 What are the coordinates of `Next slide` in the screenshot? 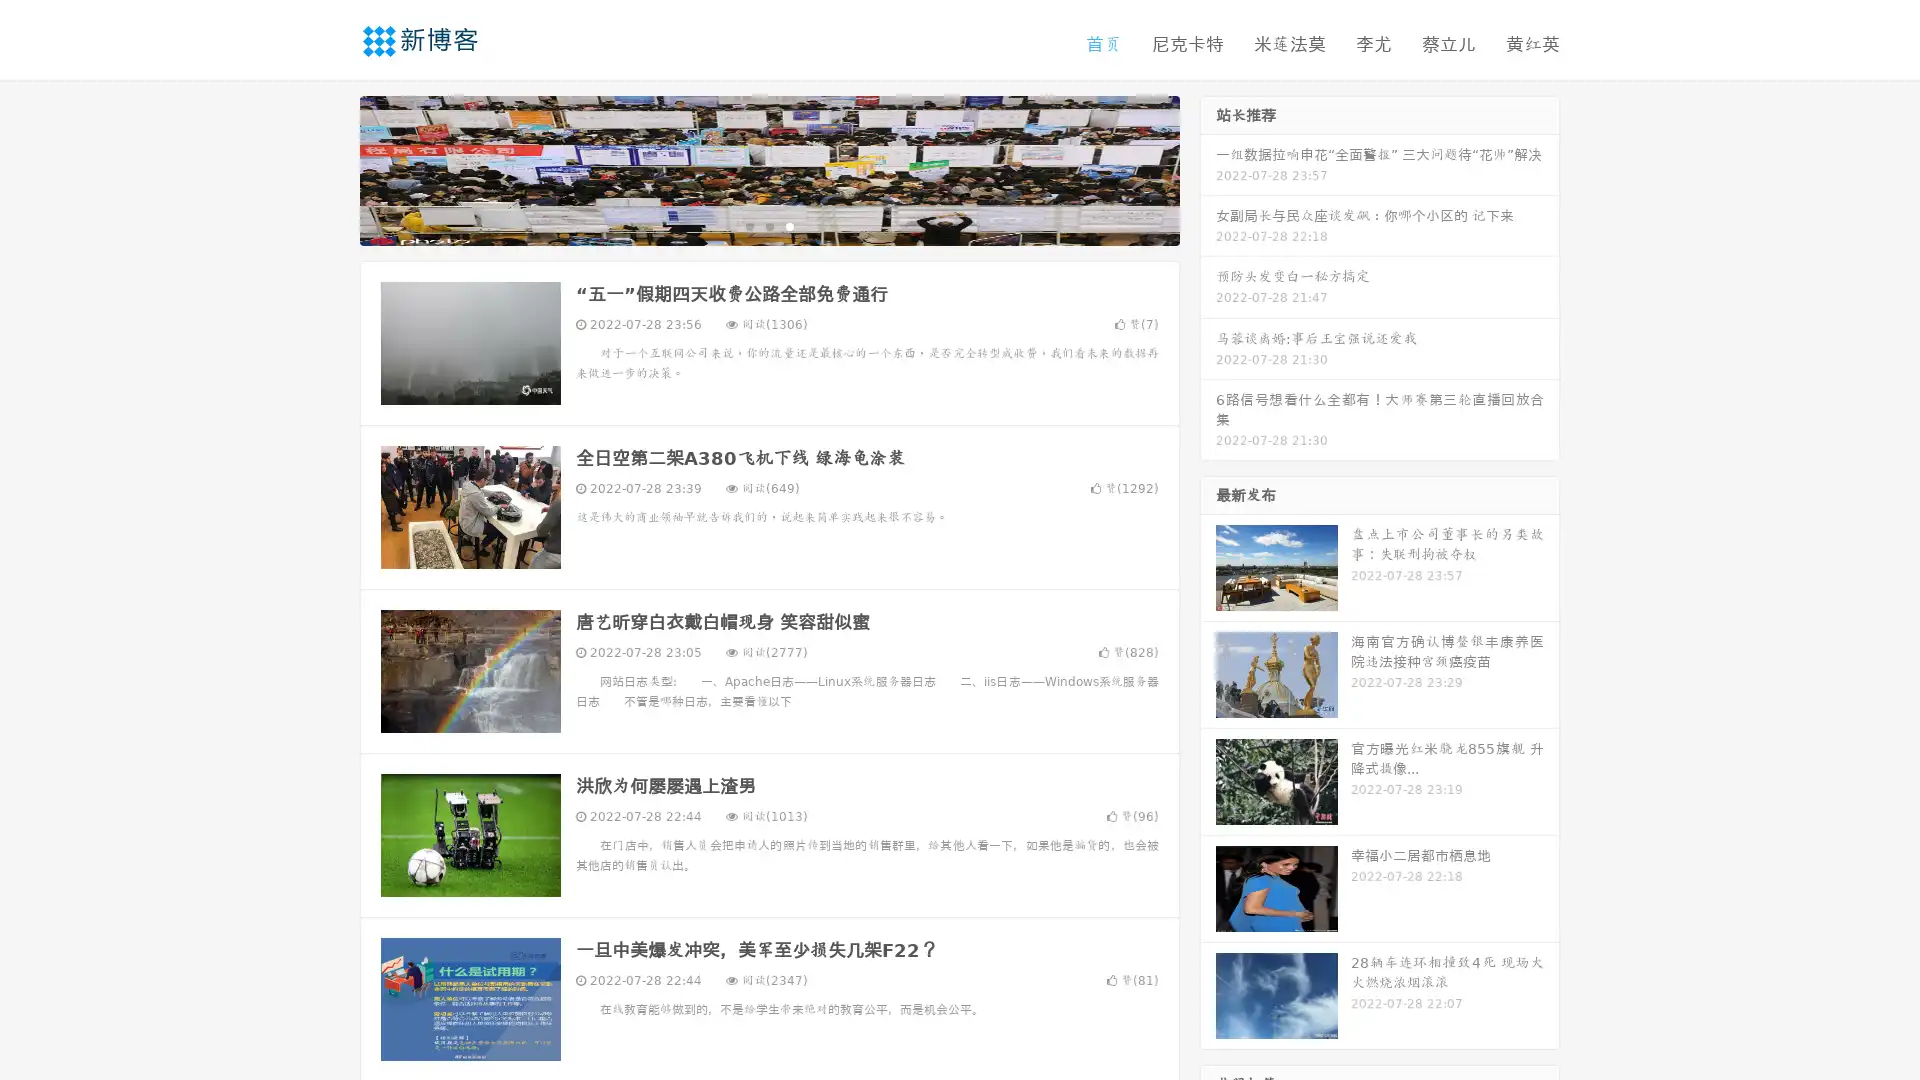 It's located at (1208, 168).